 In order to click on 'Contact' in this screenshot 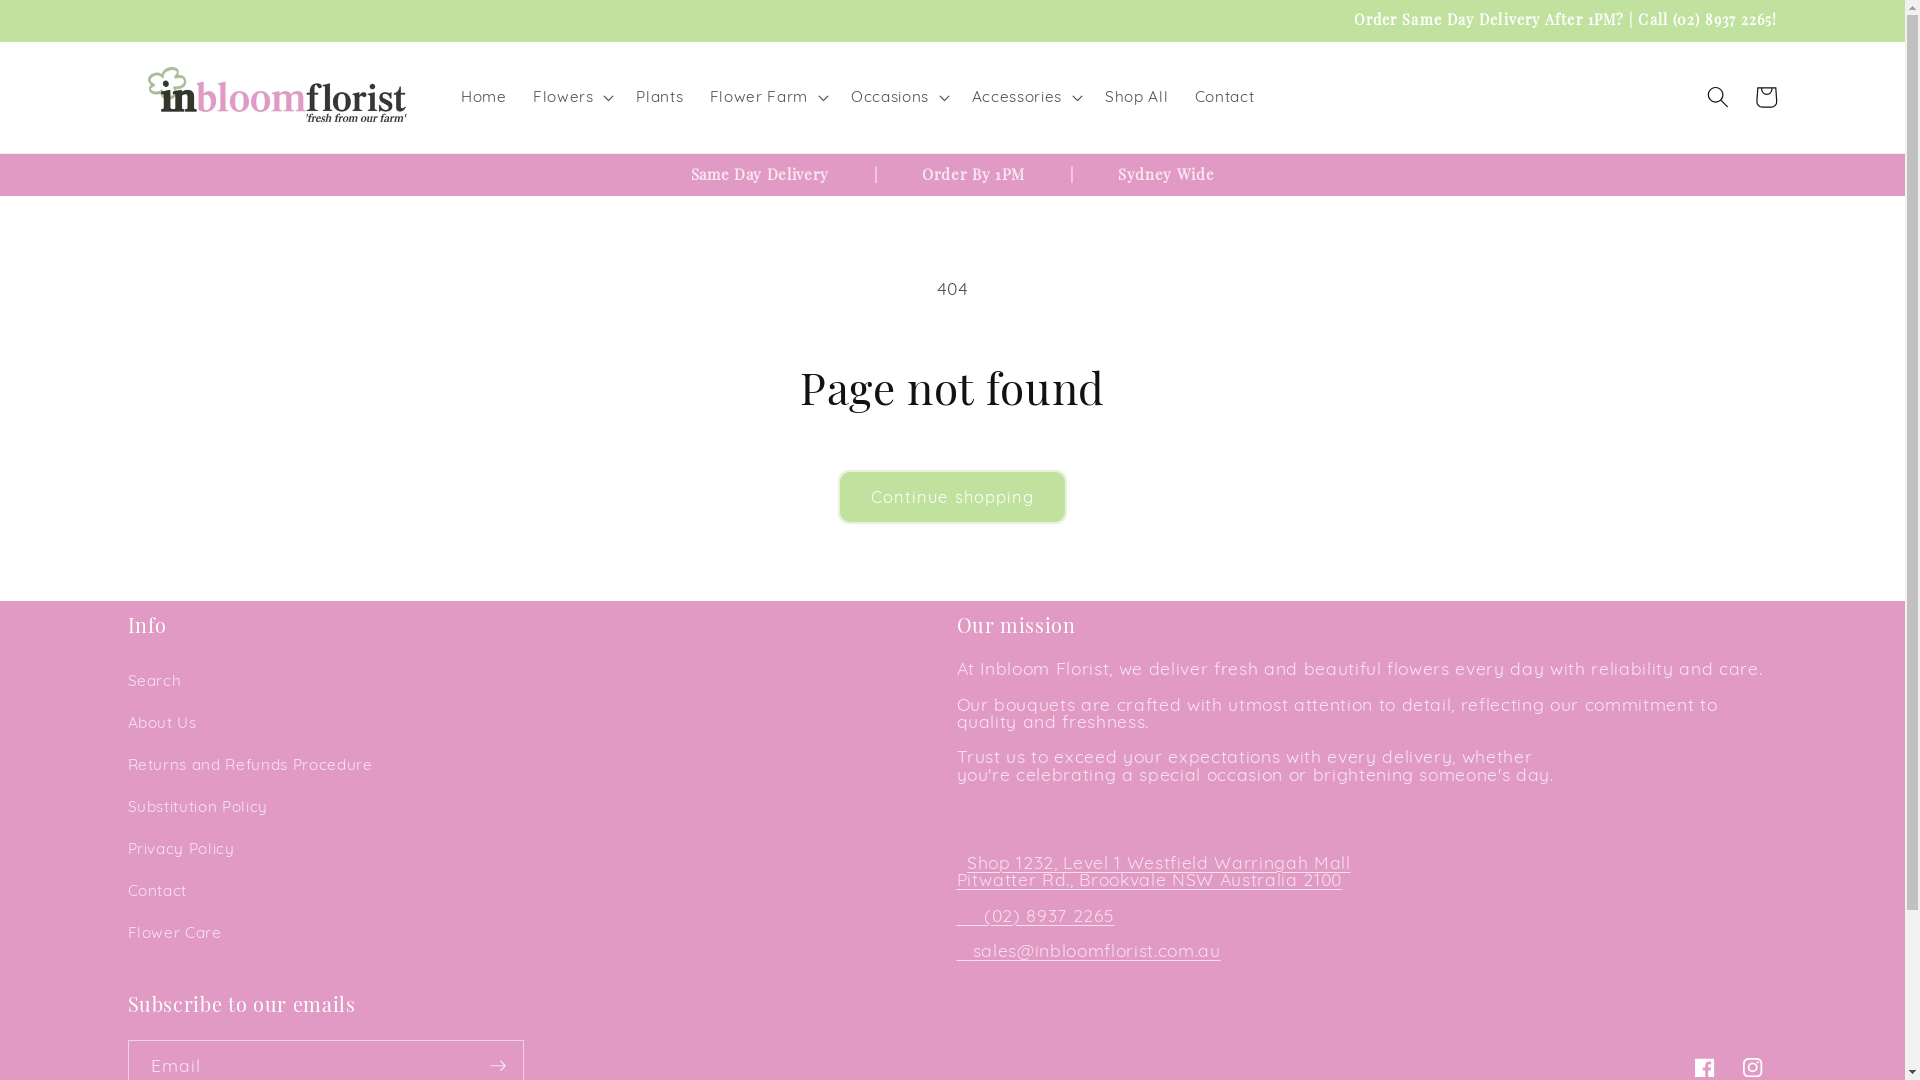, I will do `click(157, 890)`.